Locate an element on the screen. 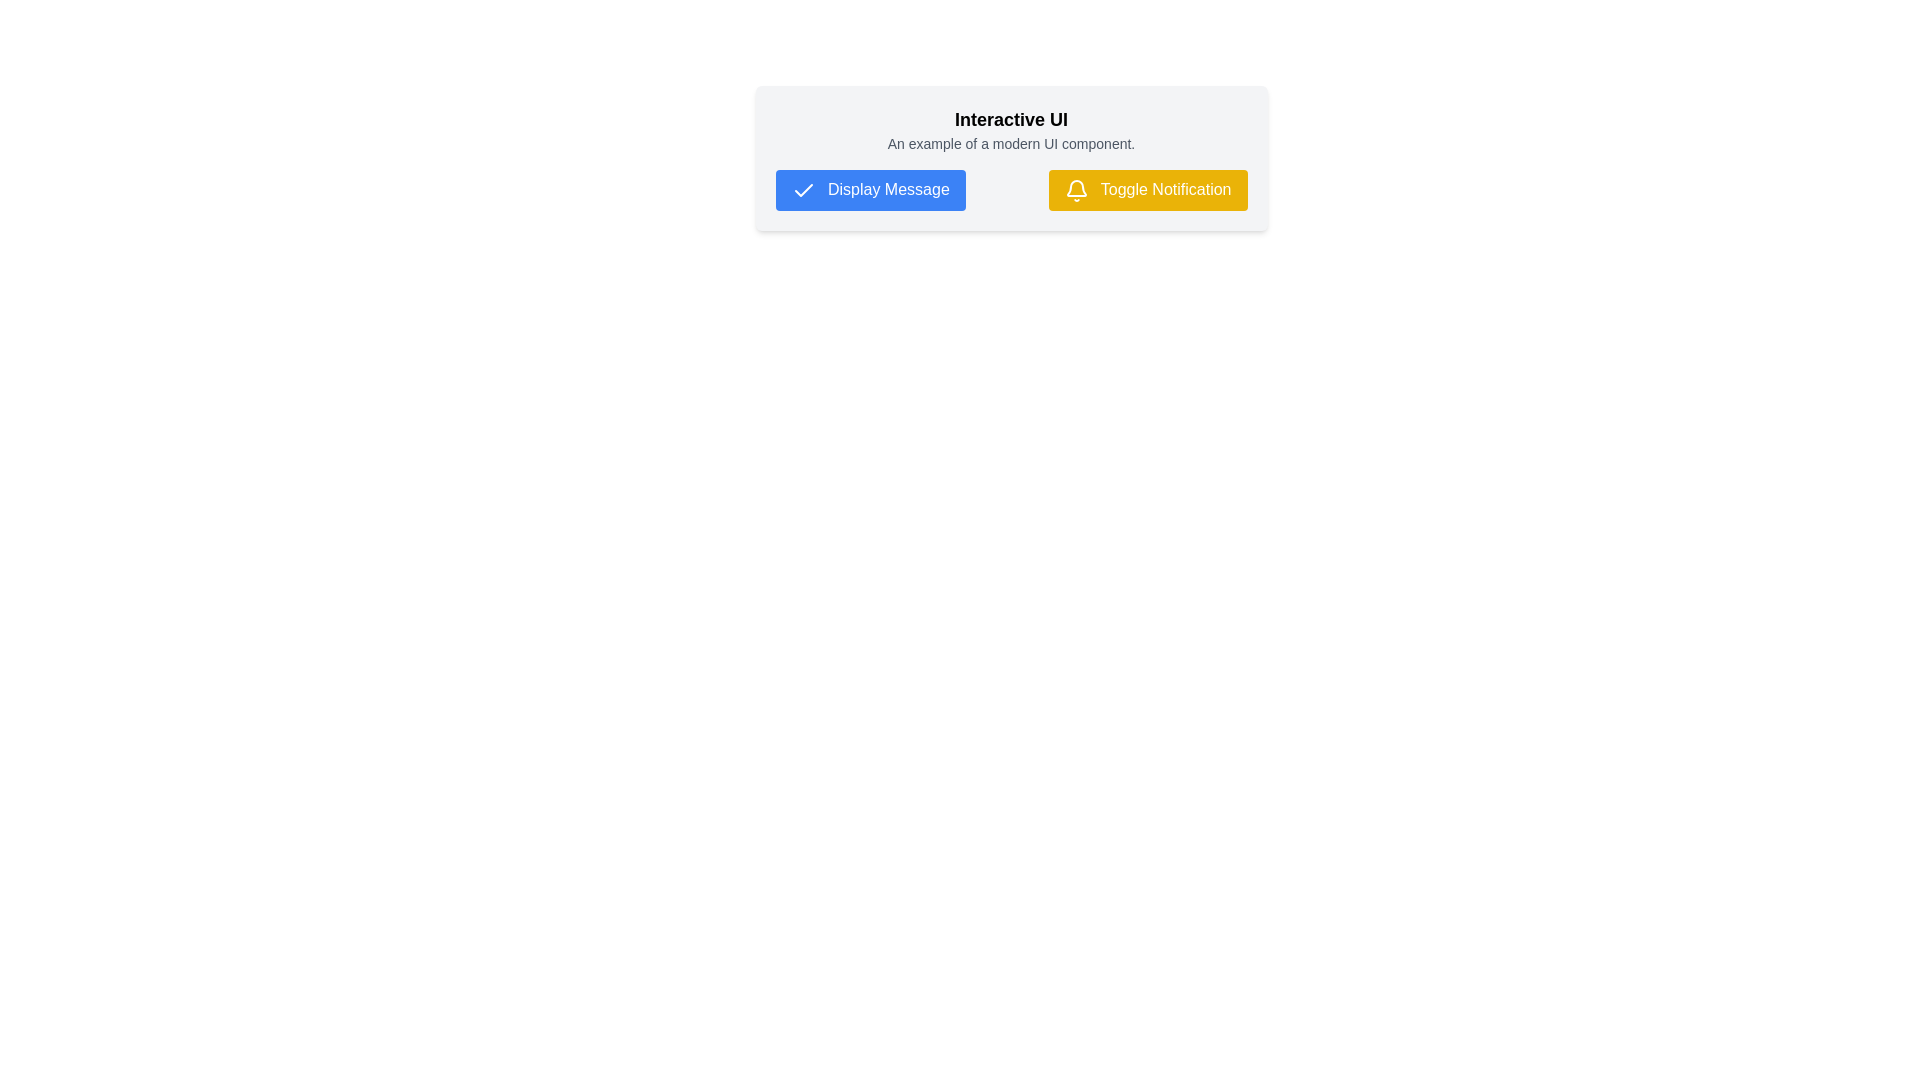  the 'Toggle Notification' button, which has a yellow background and white text is located at coordinates (1147, 190).